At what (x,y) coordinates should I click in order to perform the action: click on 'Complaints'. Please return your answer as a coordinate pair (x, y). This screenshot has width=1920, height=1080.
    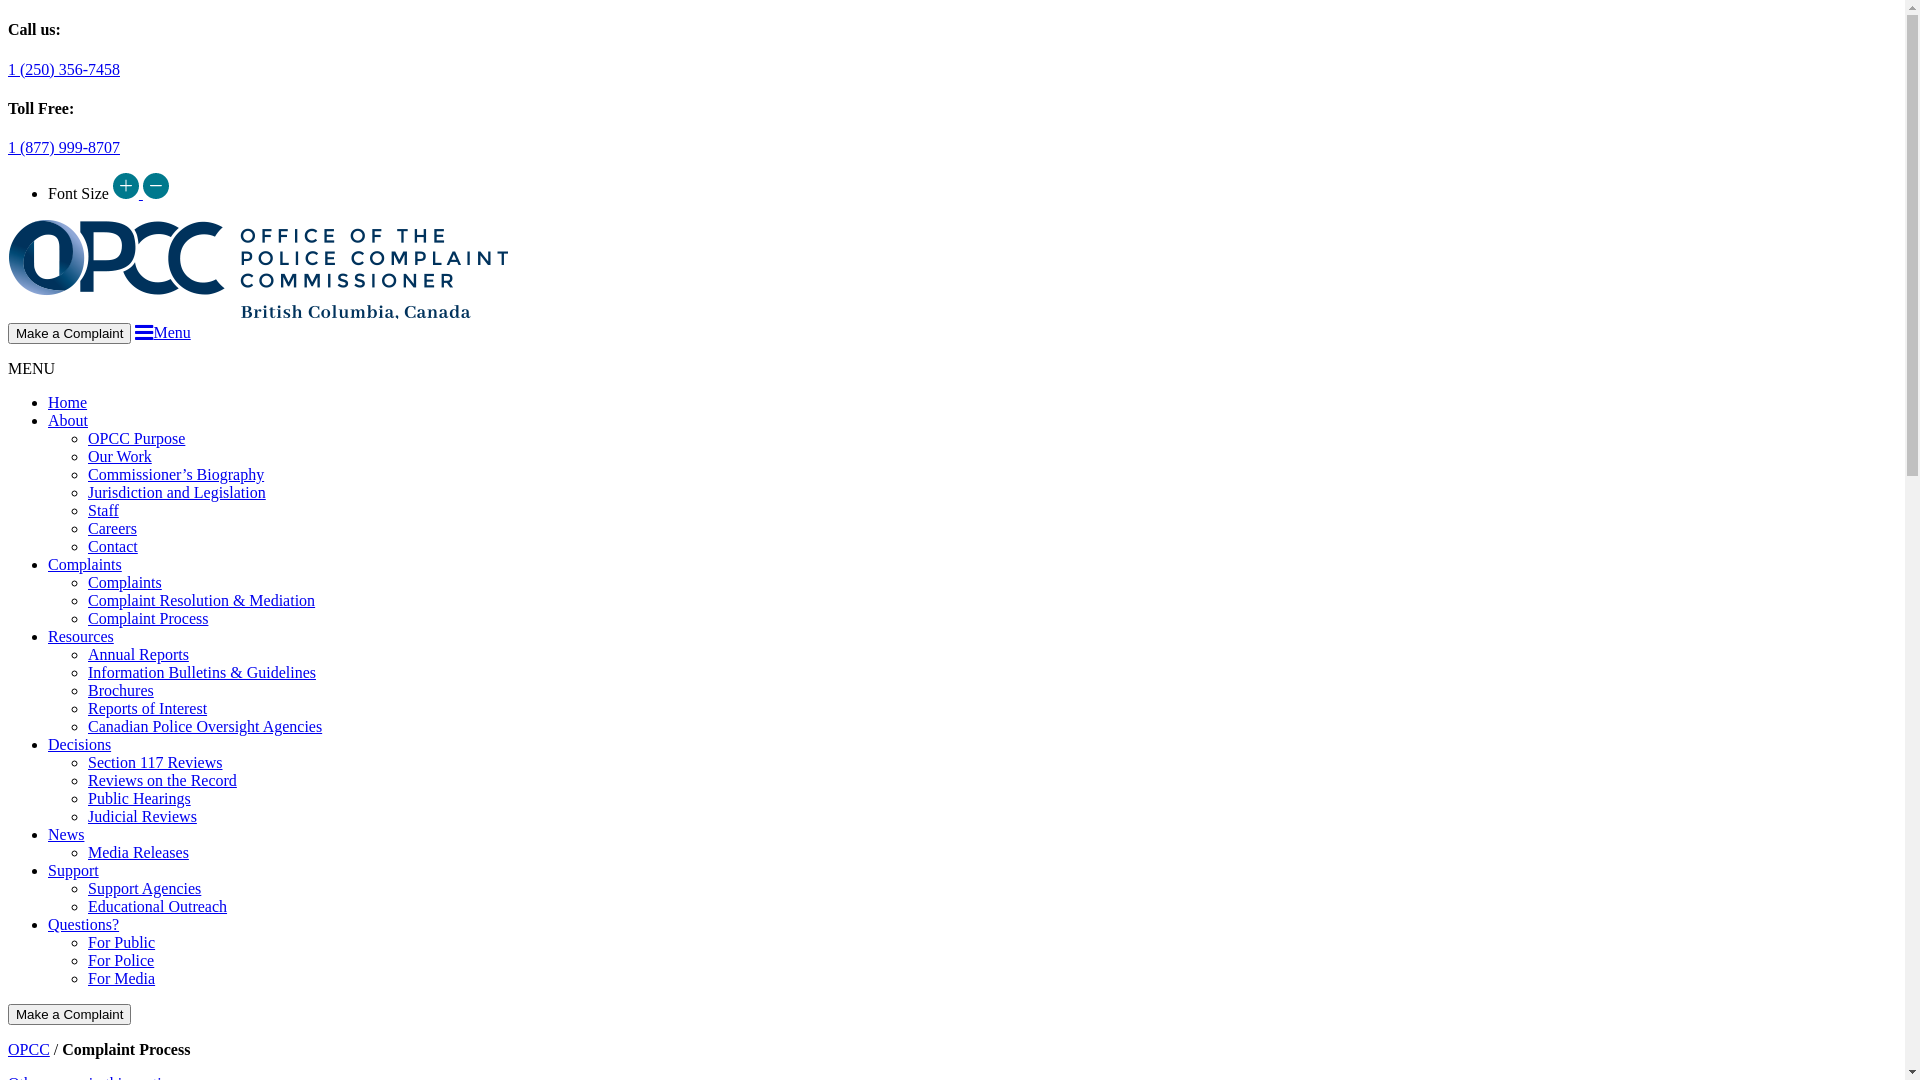
    Looking at the image, I should click on (123, 582).